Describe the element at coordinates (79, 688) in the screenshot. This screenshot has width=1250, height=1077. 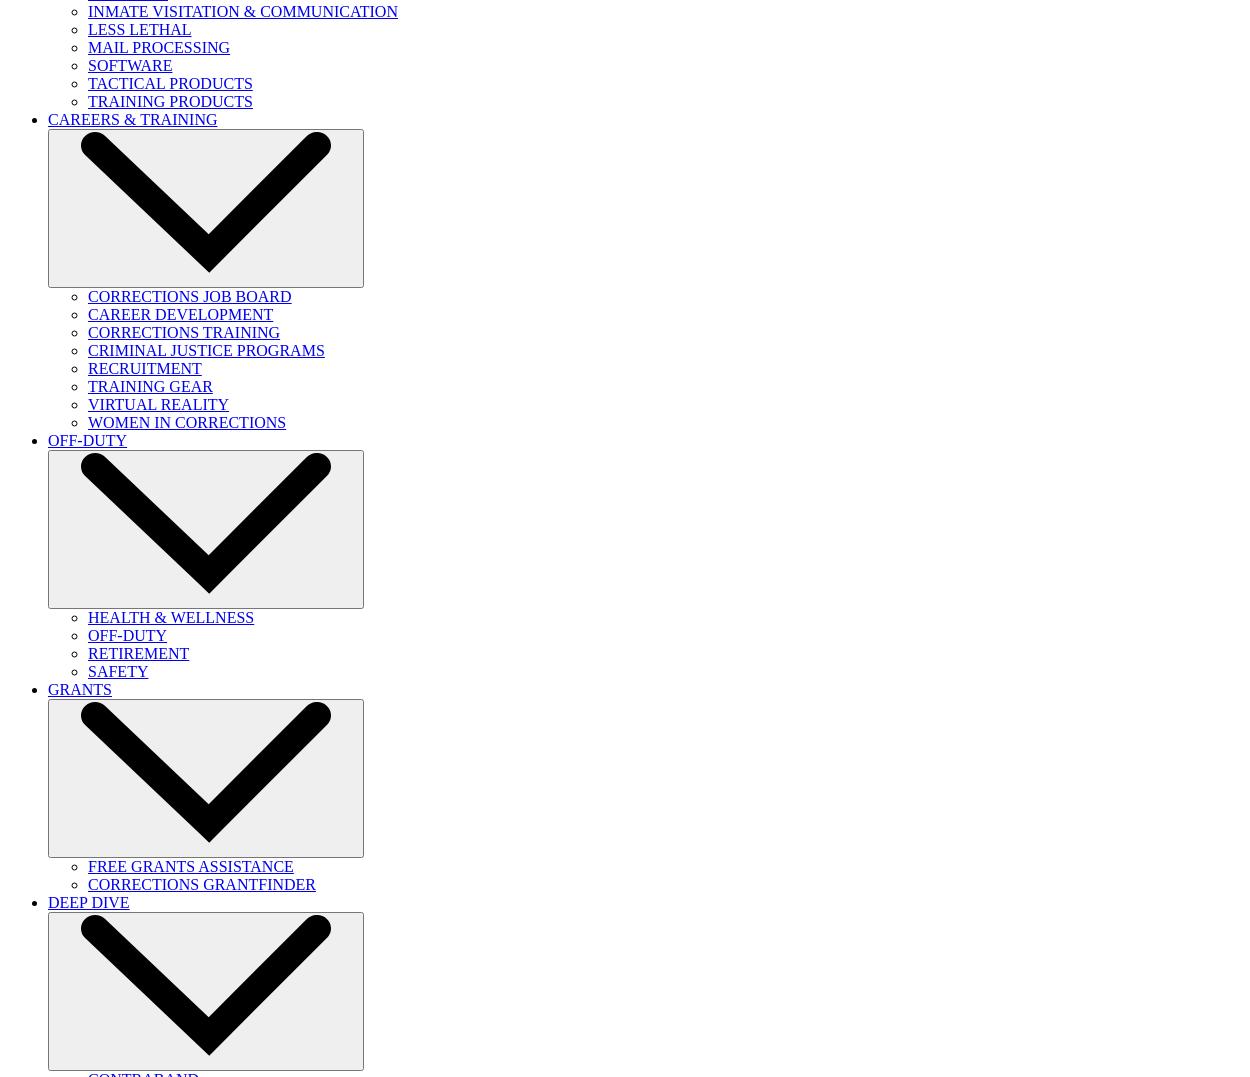
I see `'GRANTS'` at that location.